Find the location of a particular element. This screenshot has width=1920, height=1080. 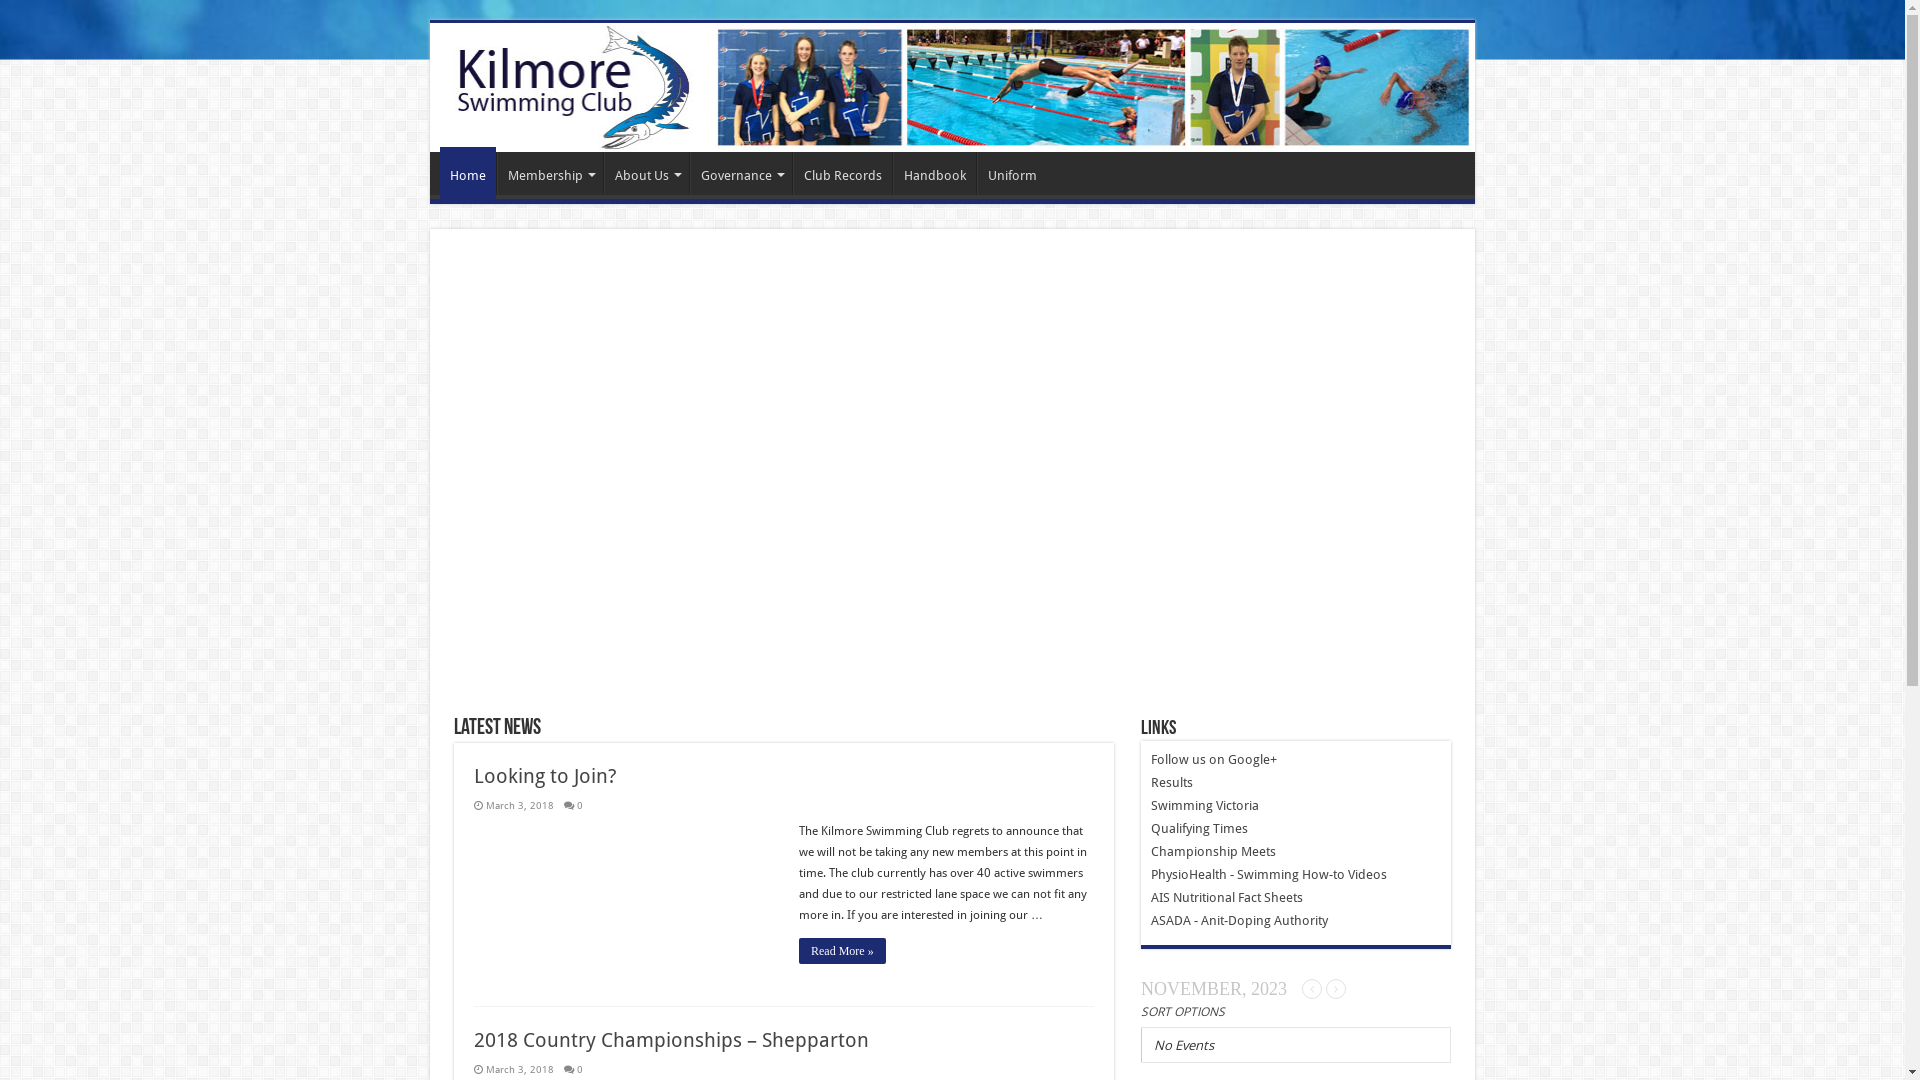

'Follow us on Google+' is located at coordinates (1213, 759).